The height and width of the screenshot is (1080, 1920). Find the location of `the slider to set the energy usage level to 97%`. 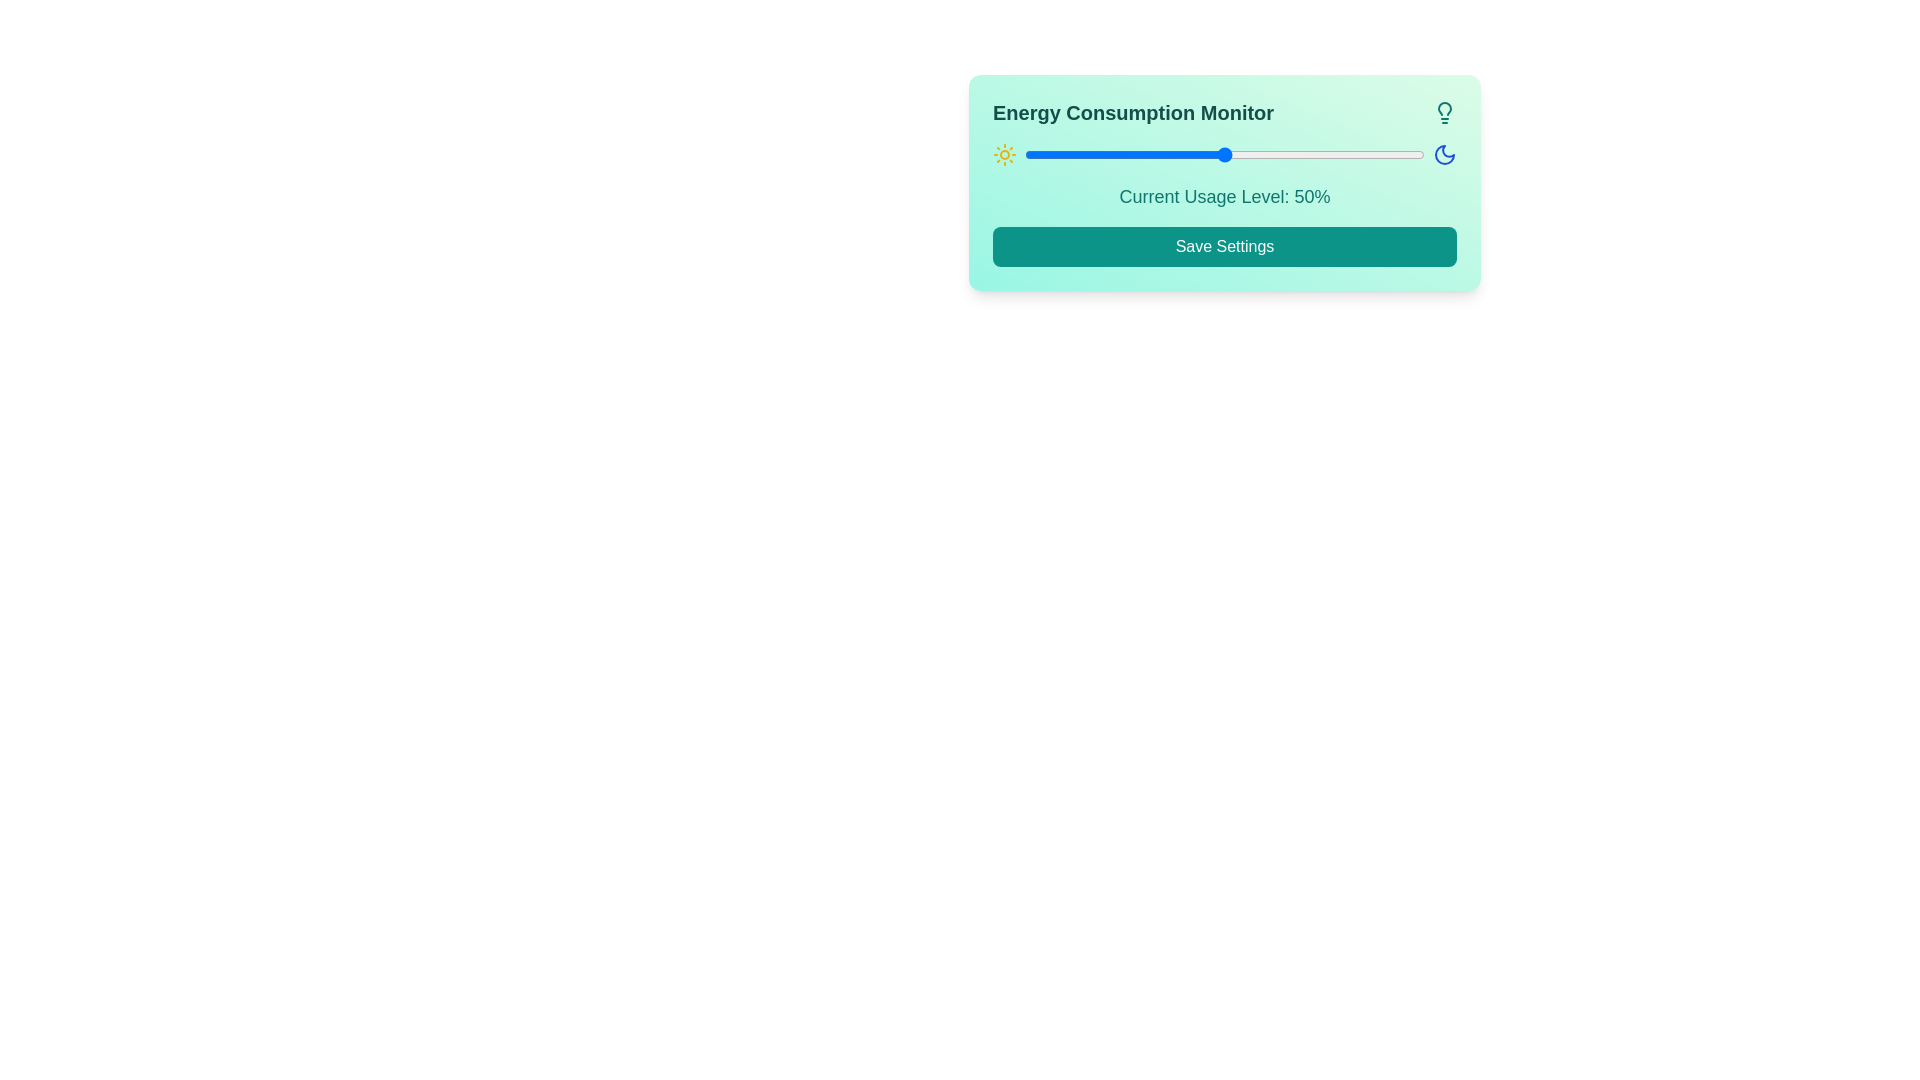

the slider to set the energy usage level to 97% is located at coordinates (1411, 153).